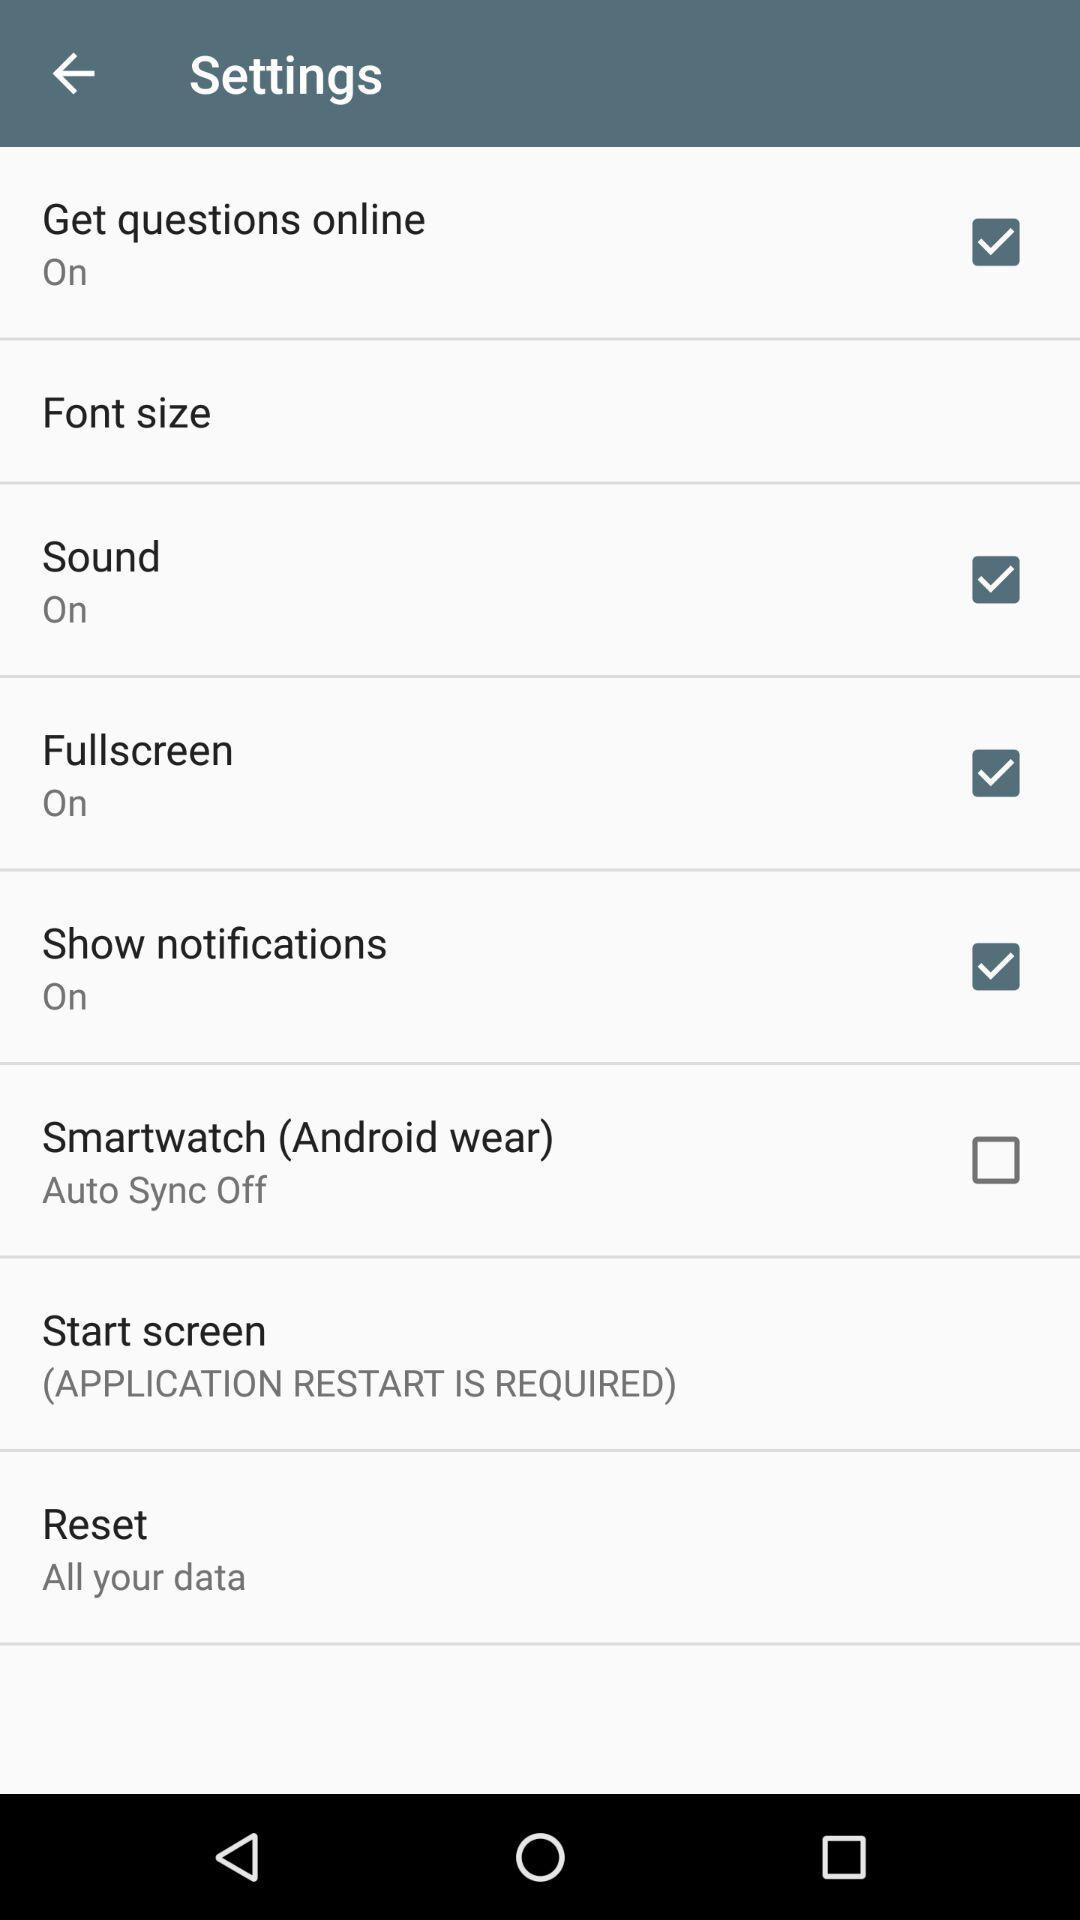 This screenshot has width=1080, height=1920. Describe the element at coordinates (72, 73) in the screenshot. I see `the icon next to the settings icon` at that location.